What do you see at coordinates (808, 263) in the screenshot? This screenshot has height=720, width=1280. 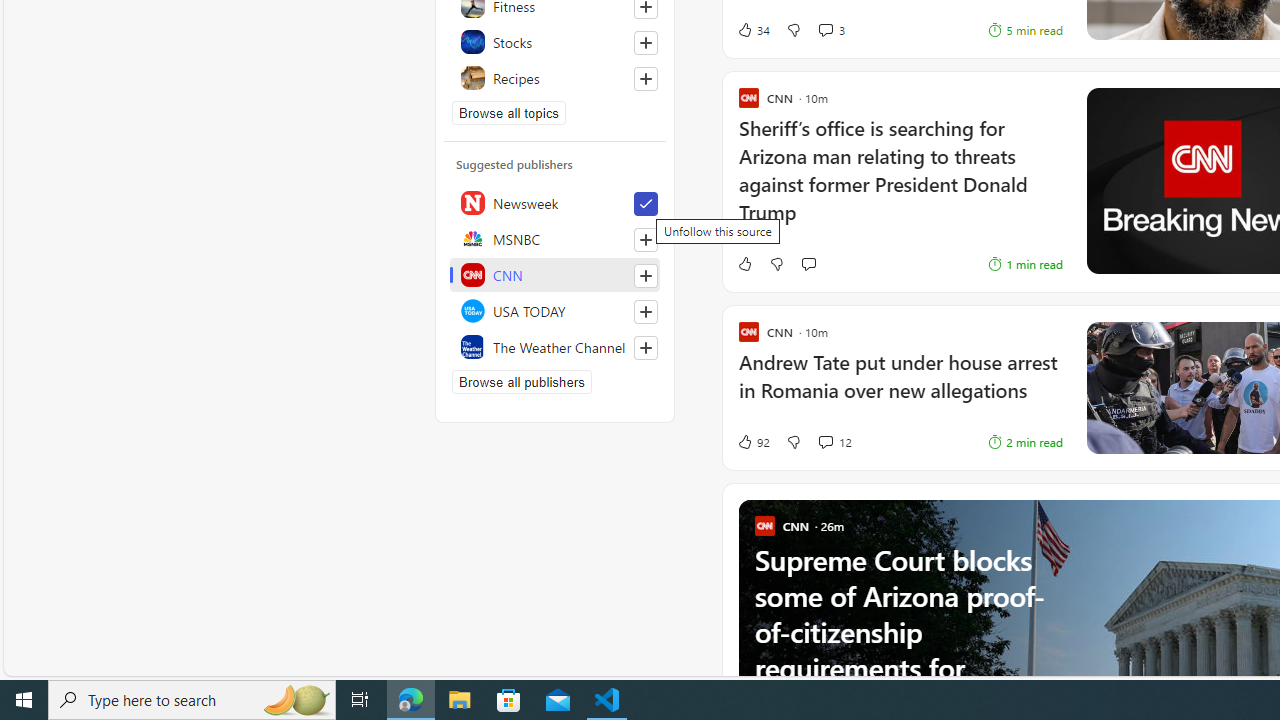 I see `'Start the conversation'` at bounding box center [808, 263].